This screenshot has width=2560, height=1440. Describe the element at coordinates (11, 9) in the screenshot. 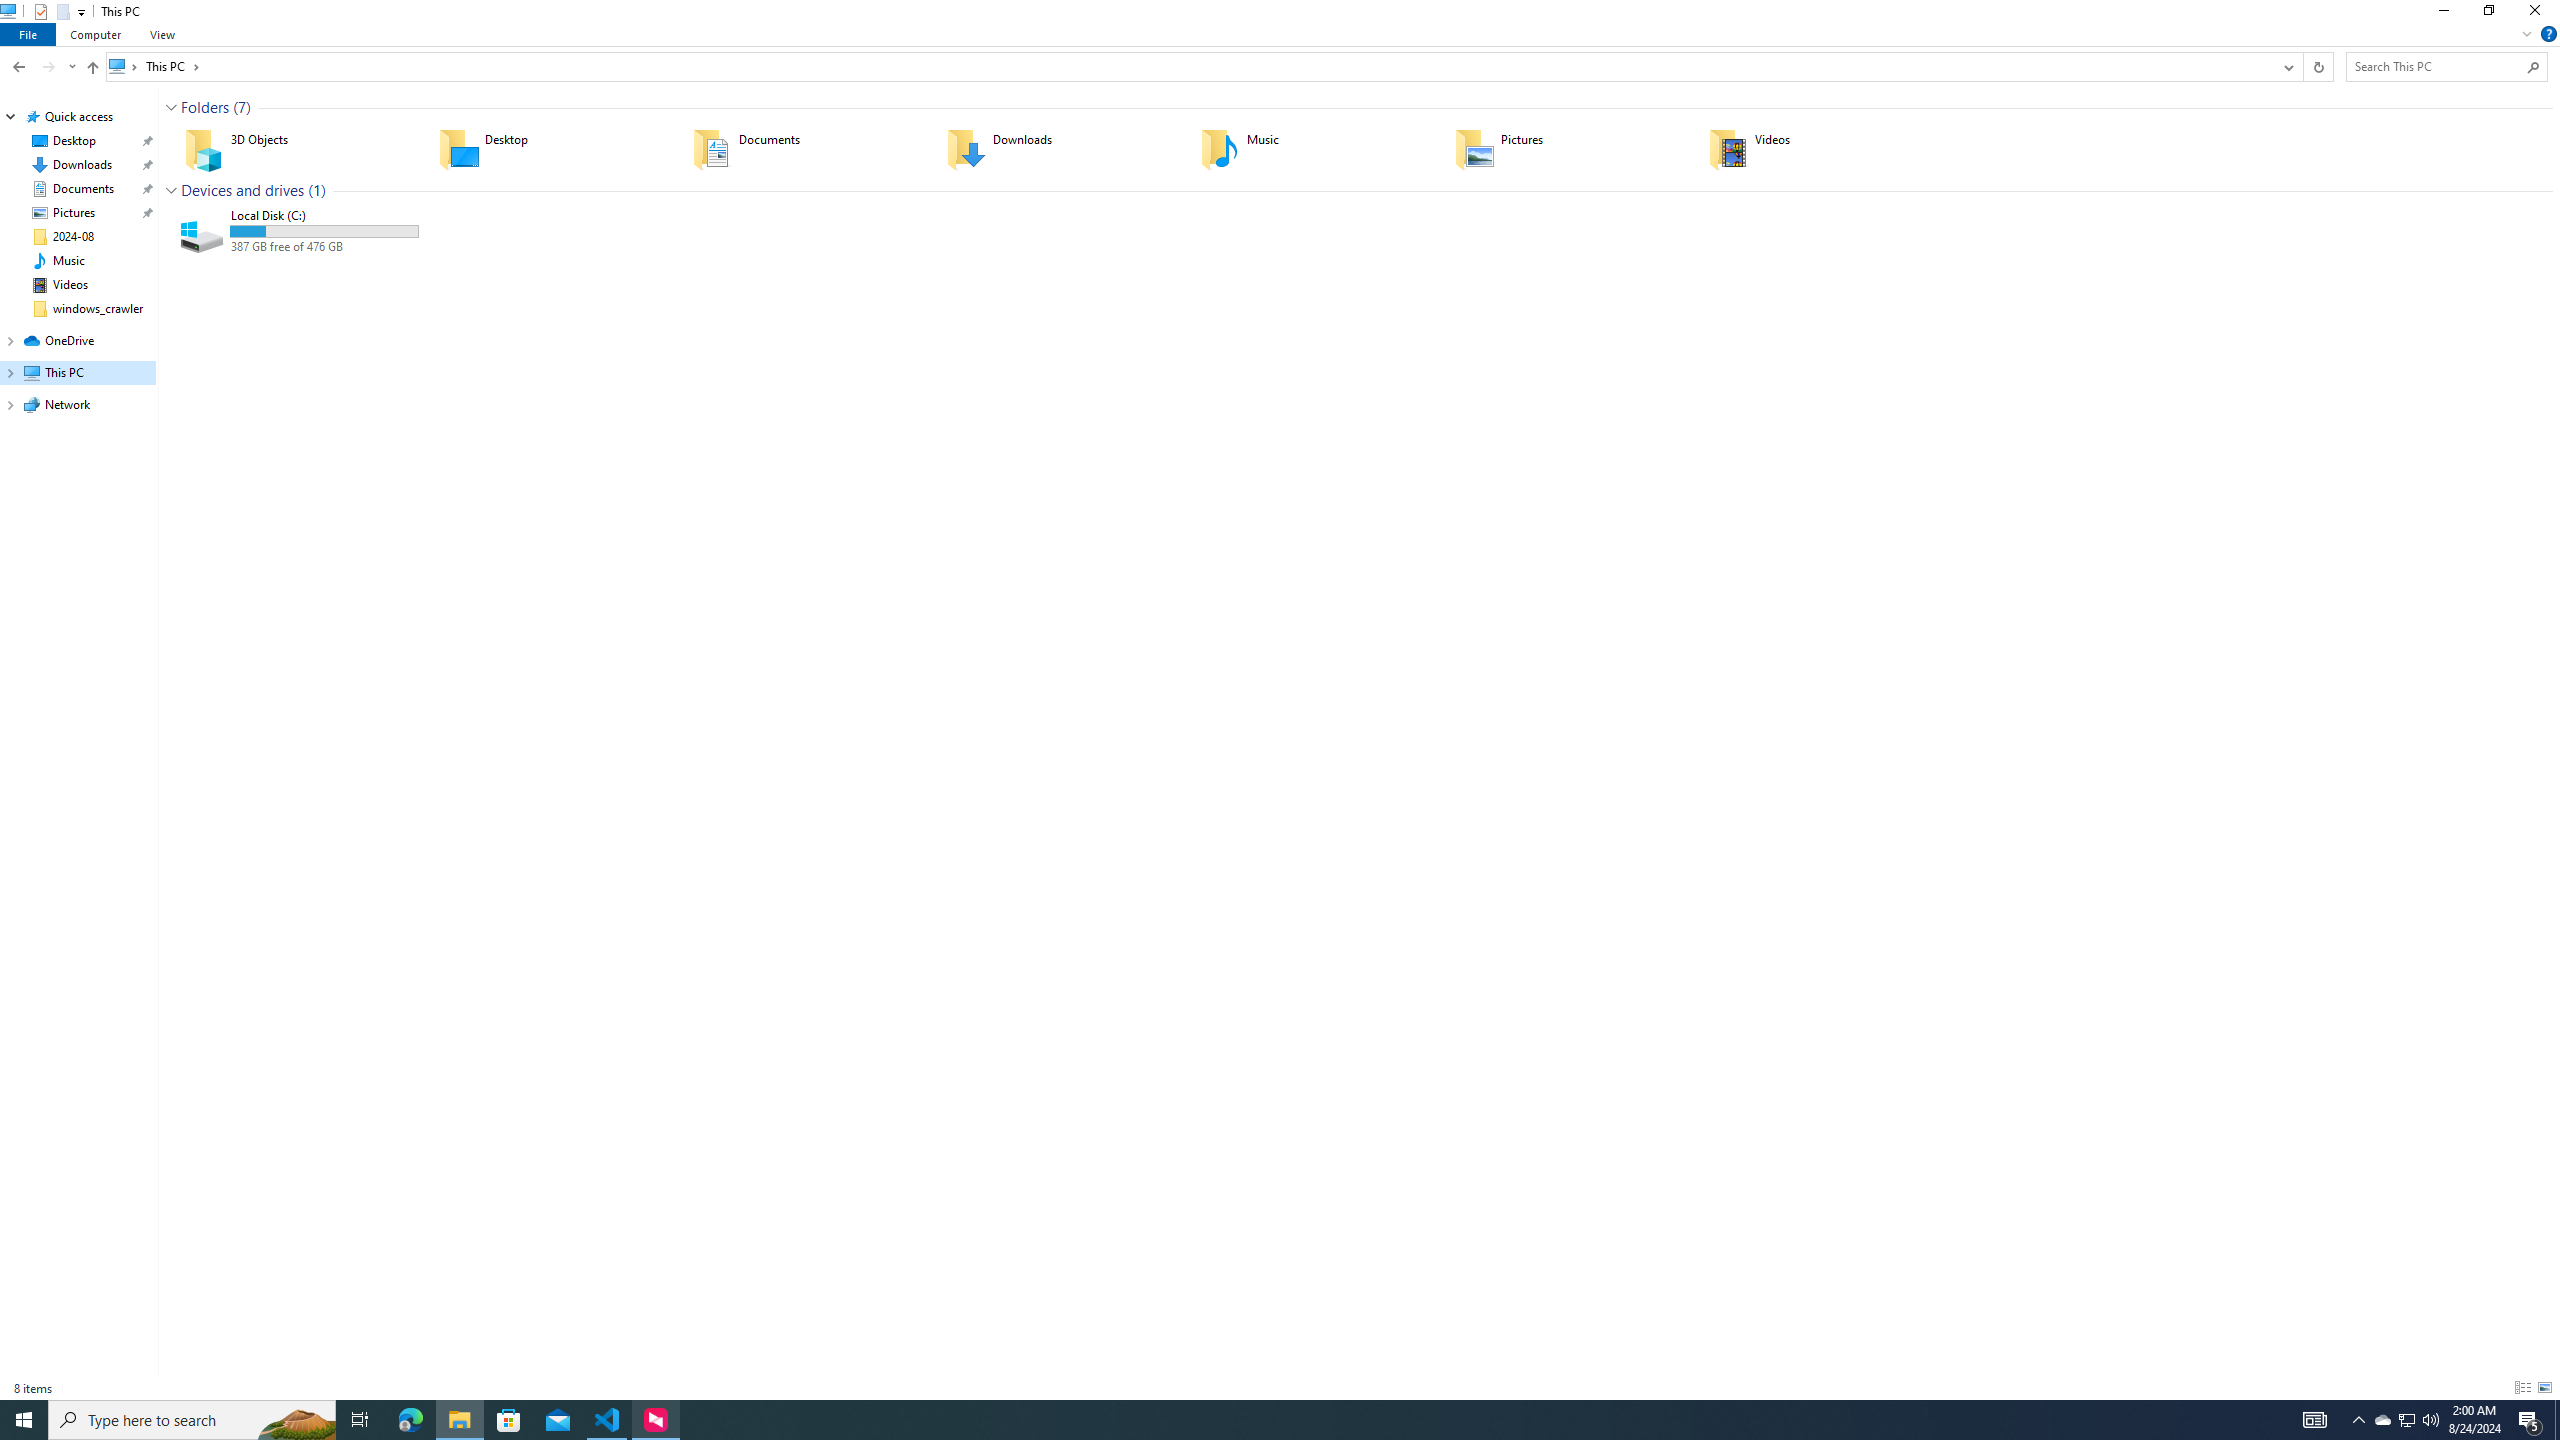

I see `'System'` at that location.